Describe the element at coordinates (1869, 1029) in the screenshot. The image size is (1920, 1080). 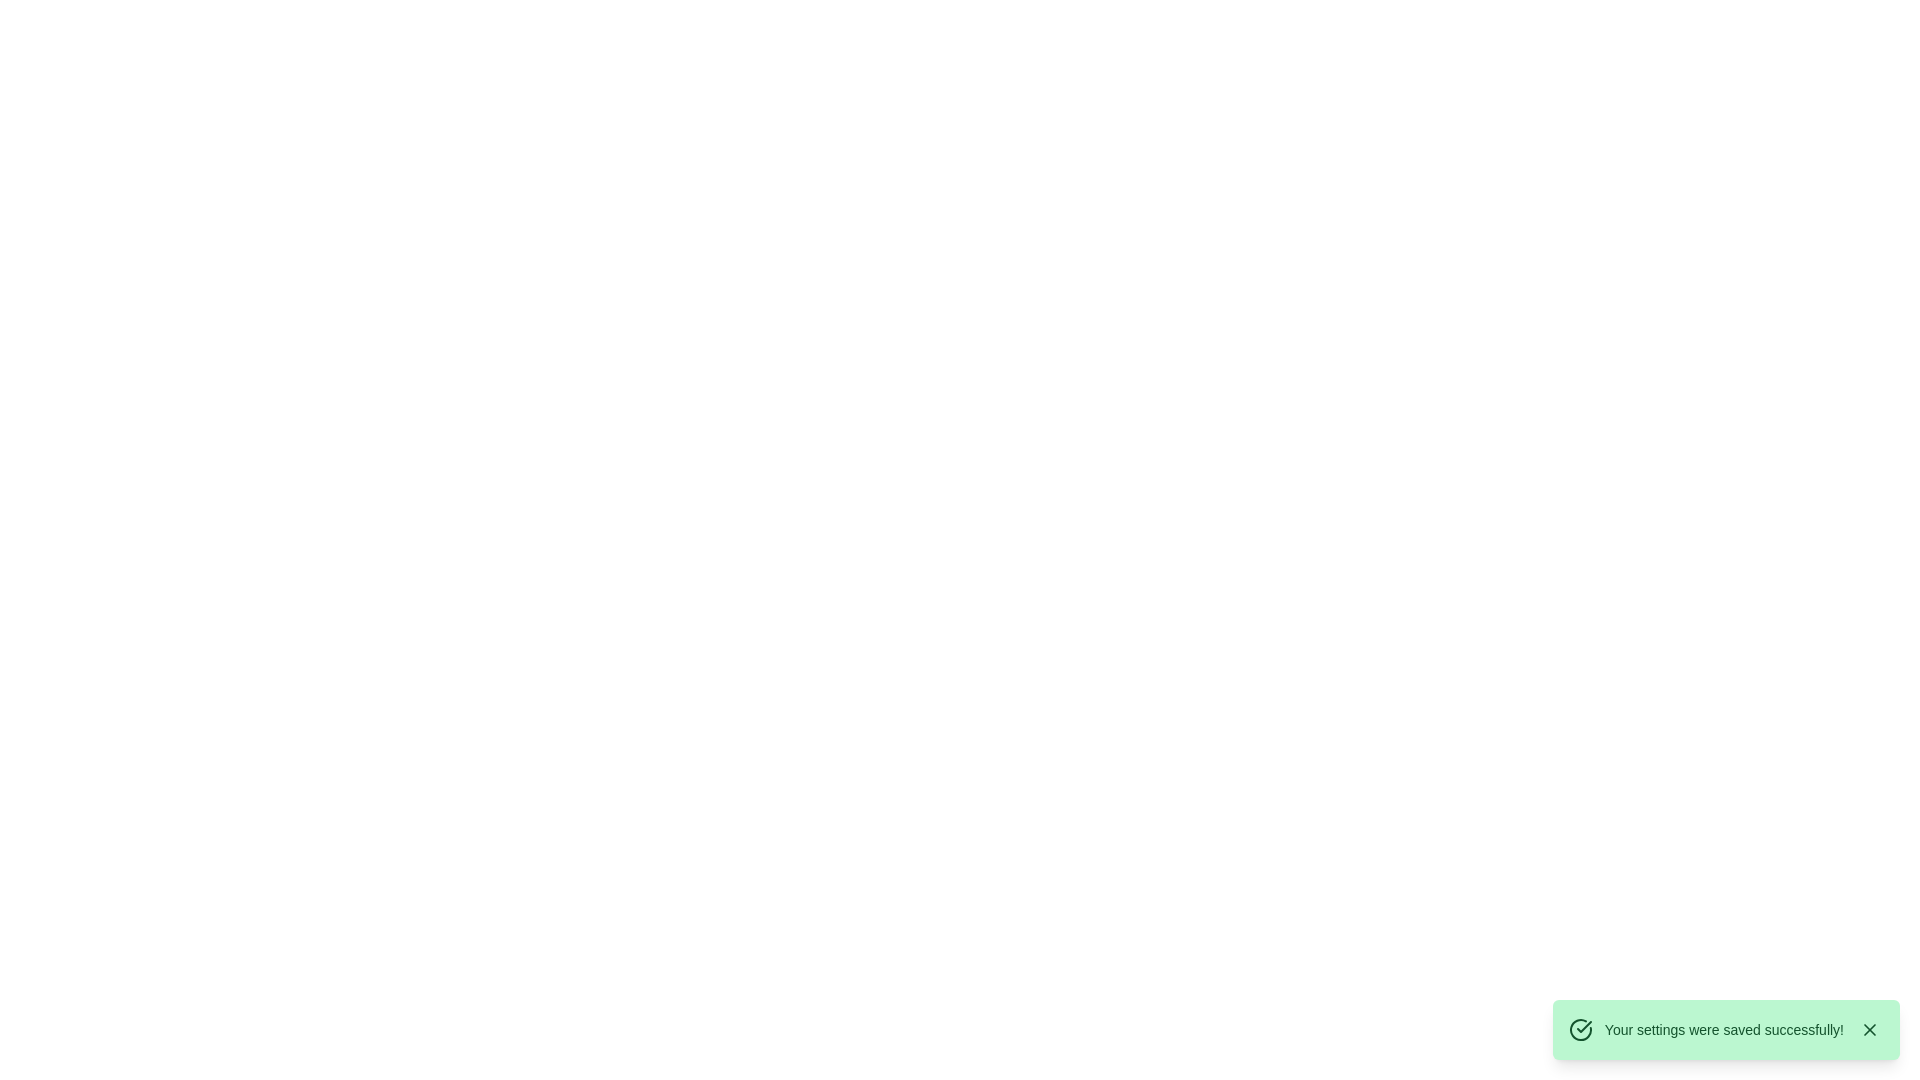
I see `the button icon represented by a diagonal cross mark to change its appearance` at that location.